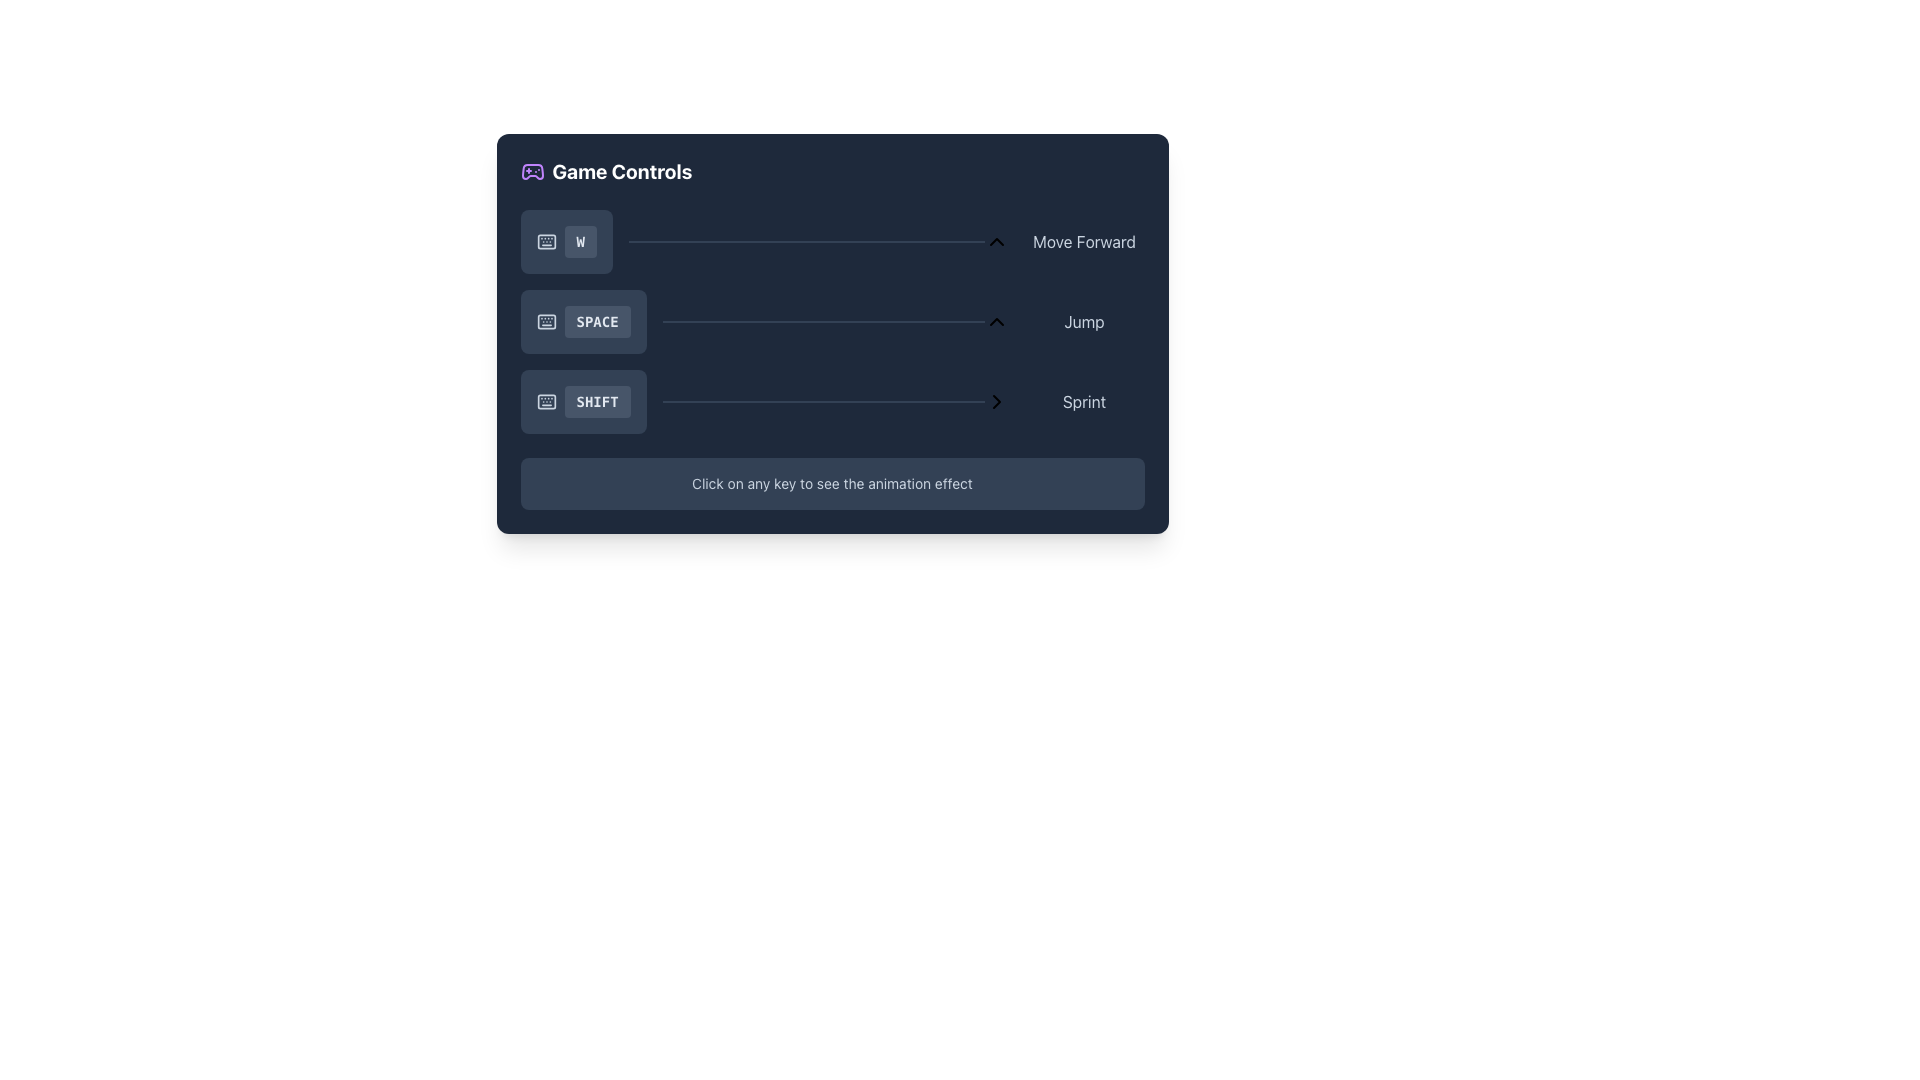 This screenshot has height=1080, width=1920. I want to click on the keyboard icon located to the left of the label 'W' in the game control instructions panel, so click(546, 241).